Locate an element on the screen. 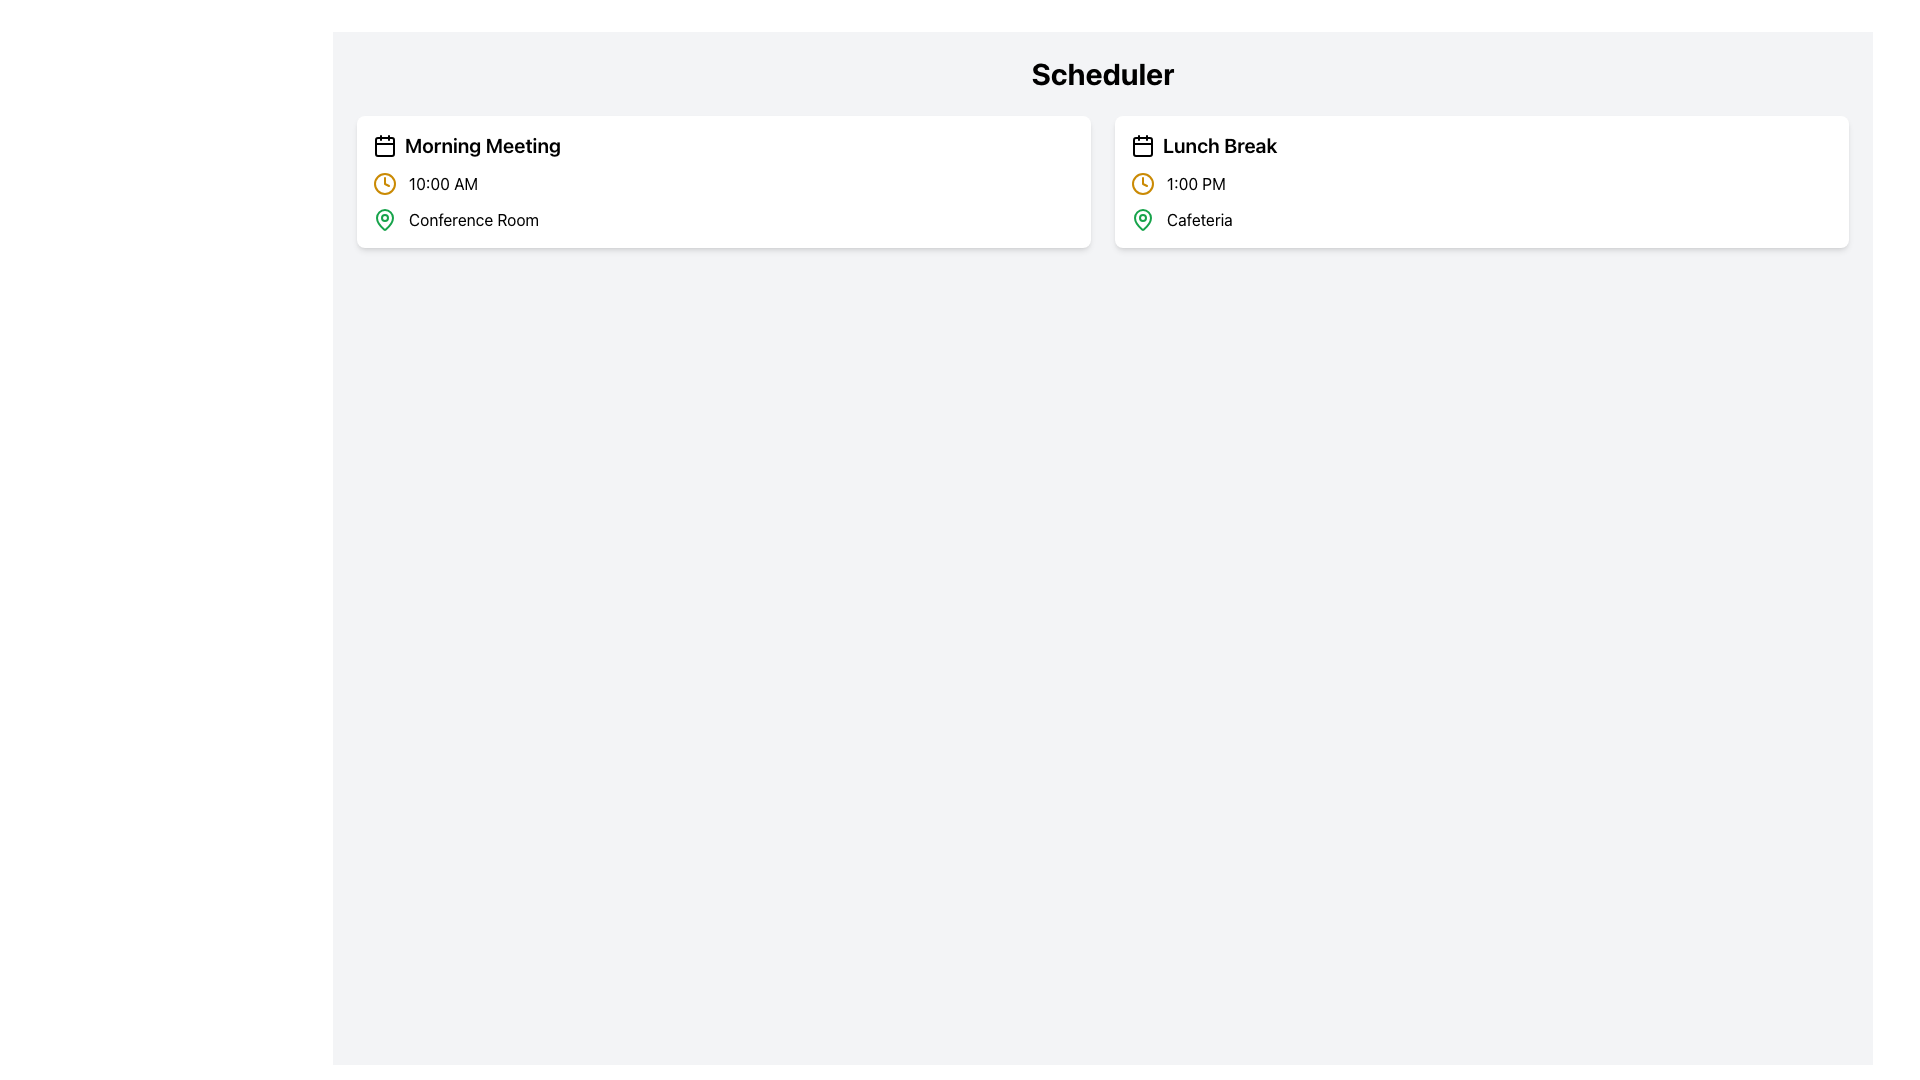 The image size is (1920, 1080). the text label displaying 'Cafeteria', which is positioned to the right of a green location pin icon within the 'Lunch Break' schedule section is located at coordinates (1199, 219).